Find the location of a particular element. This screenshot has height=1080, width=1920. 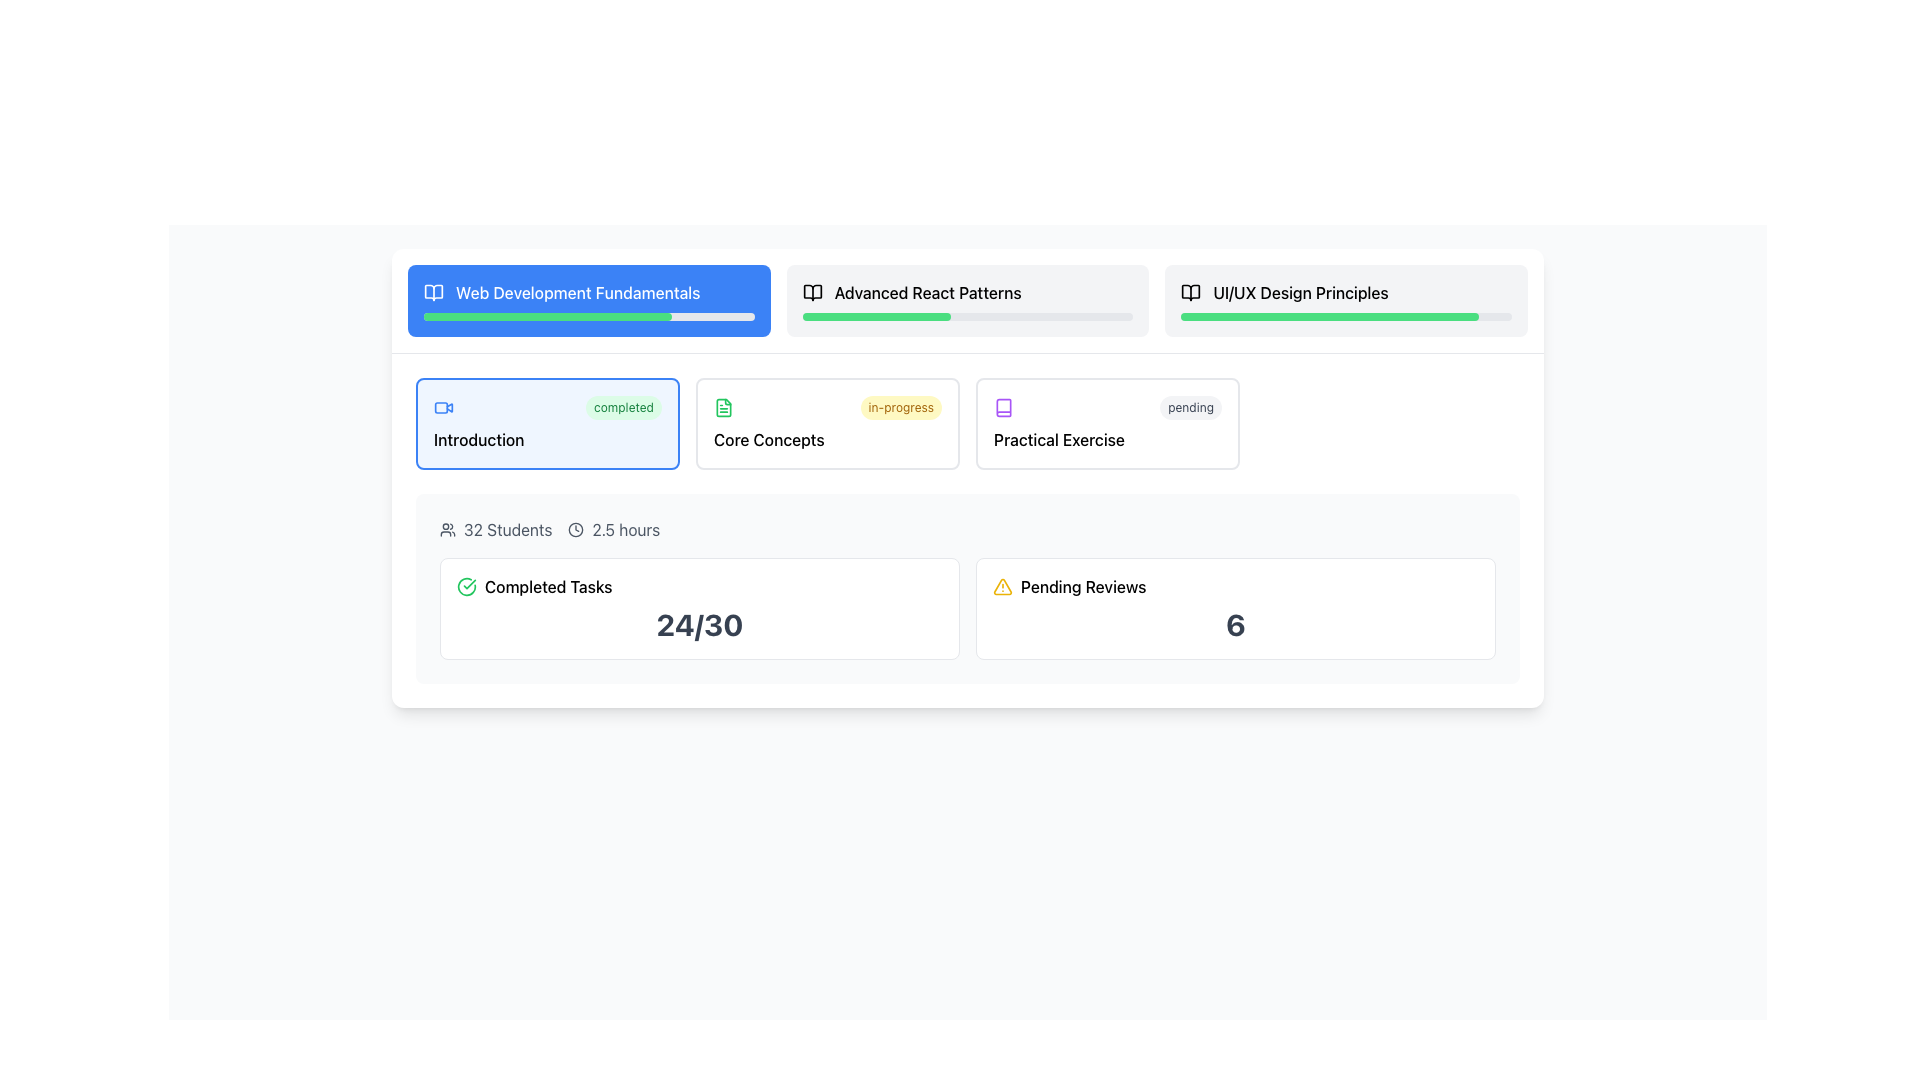

the content of the bold number '6' styled in a large font size and dark gray color, which is located beneath the 'Pending Reviews' label in a bordered and rounded white box is located at coordinates (1235, 623).